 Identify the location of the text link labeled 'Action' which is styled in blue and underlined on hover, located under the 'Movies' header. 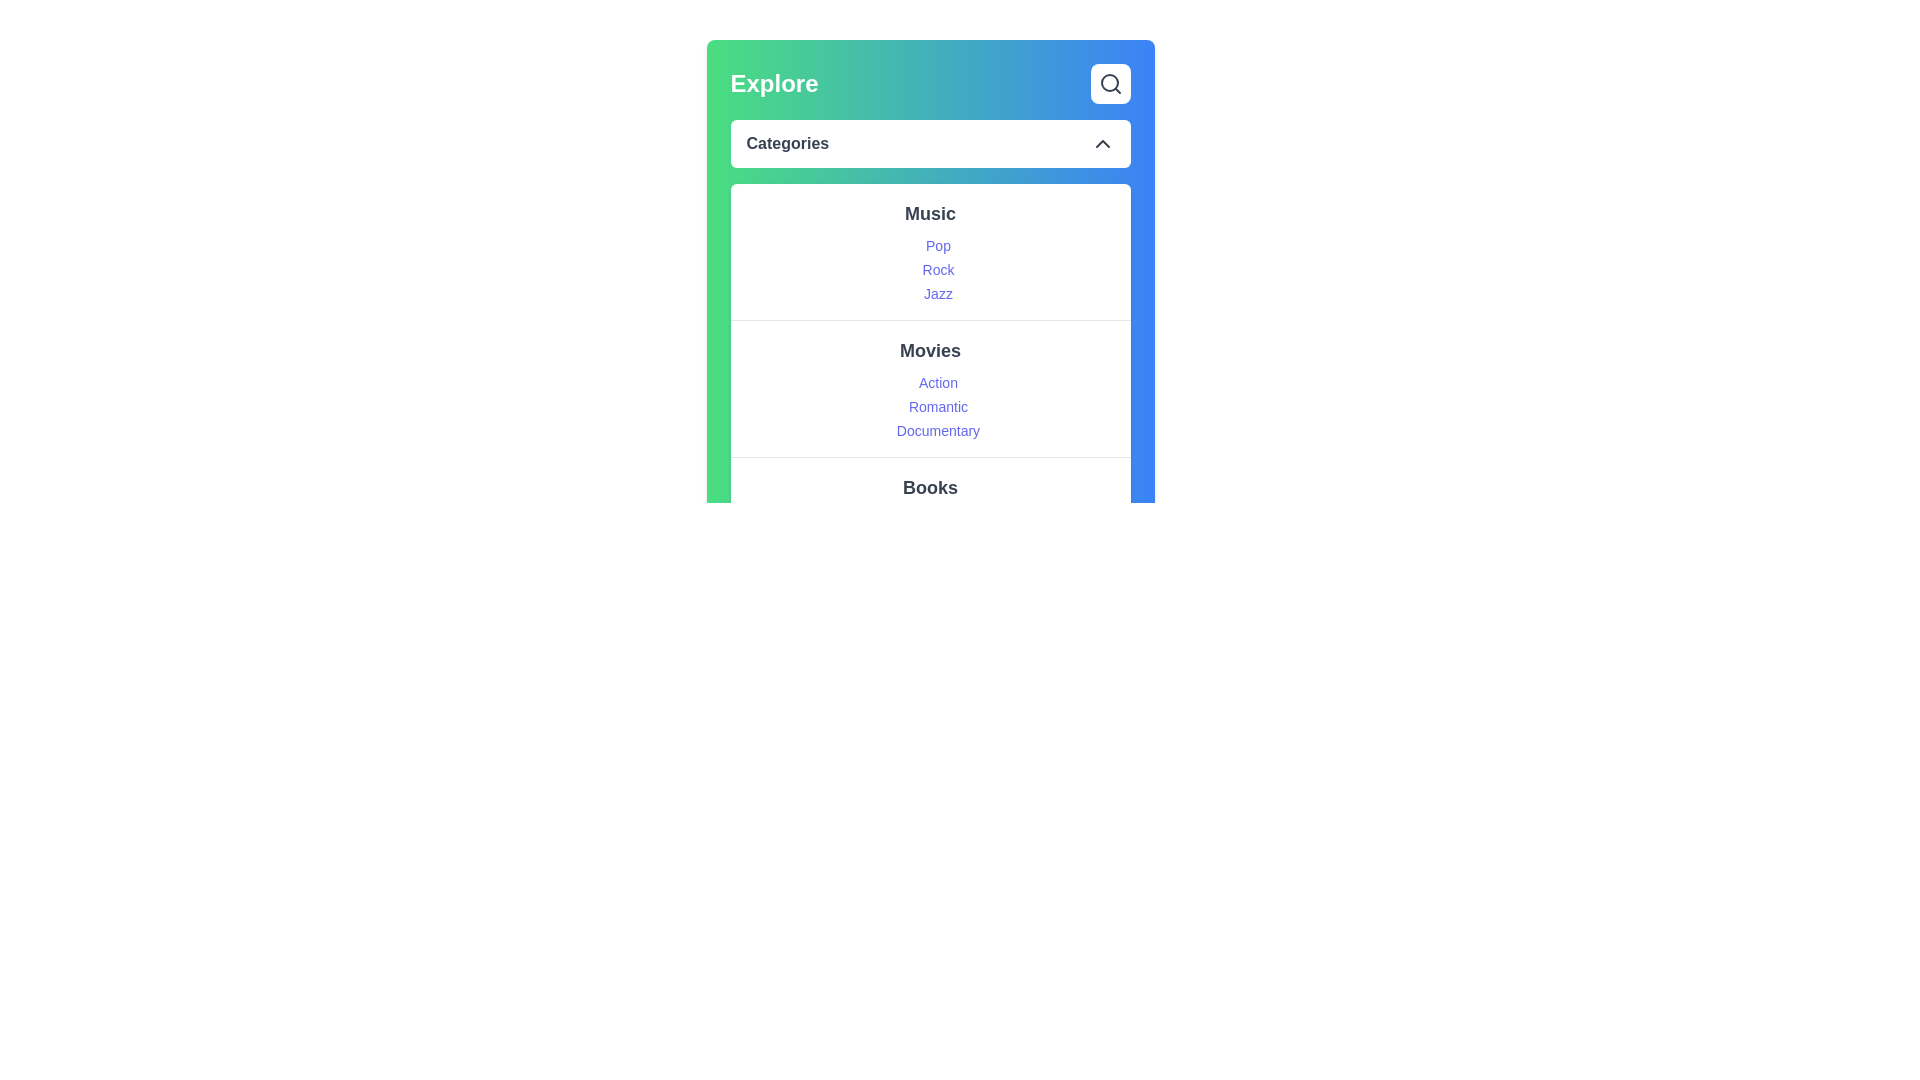
(937, 382).